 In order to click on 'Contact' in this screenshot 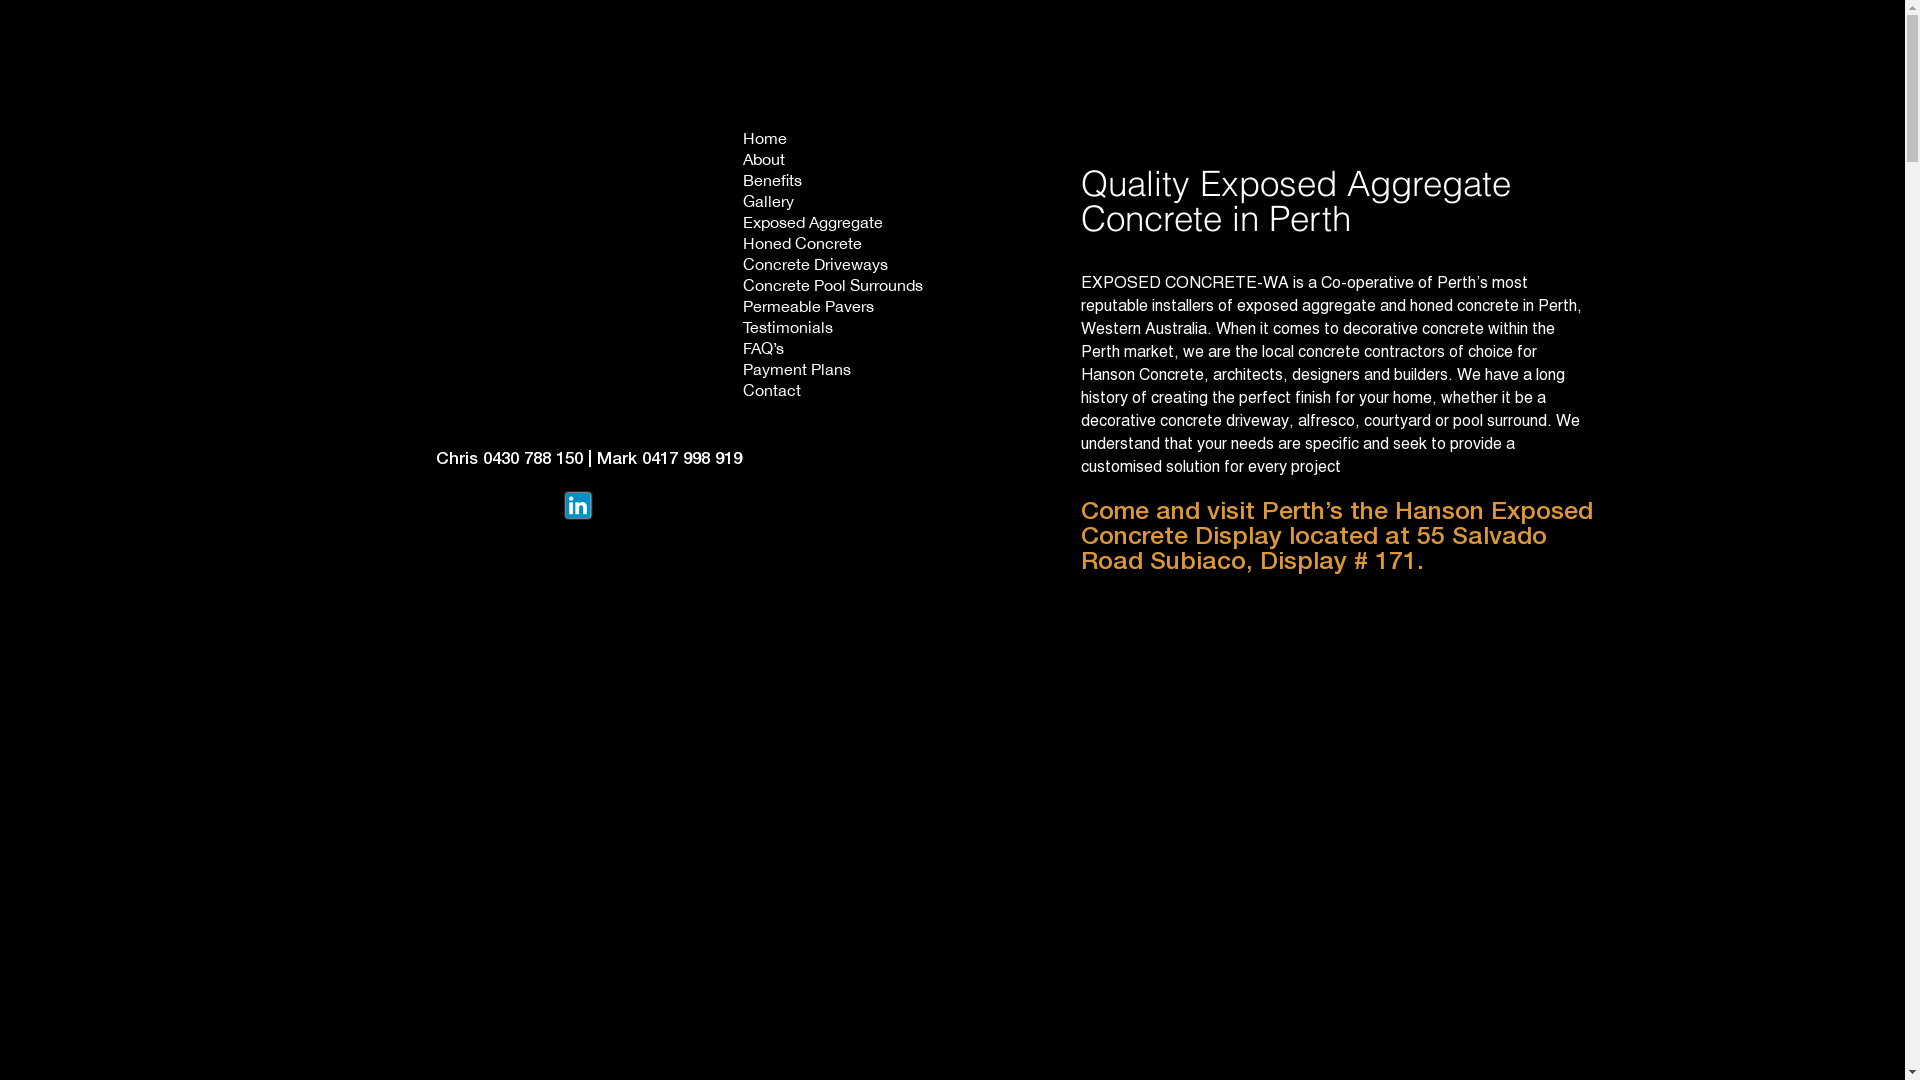, I will do `click(741, 392)`.